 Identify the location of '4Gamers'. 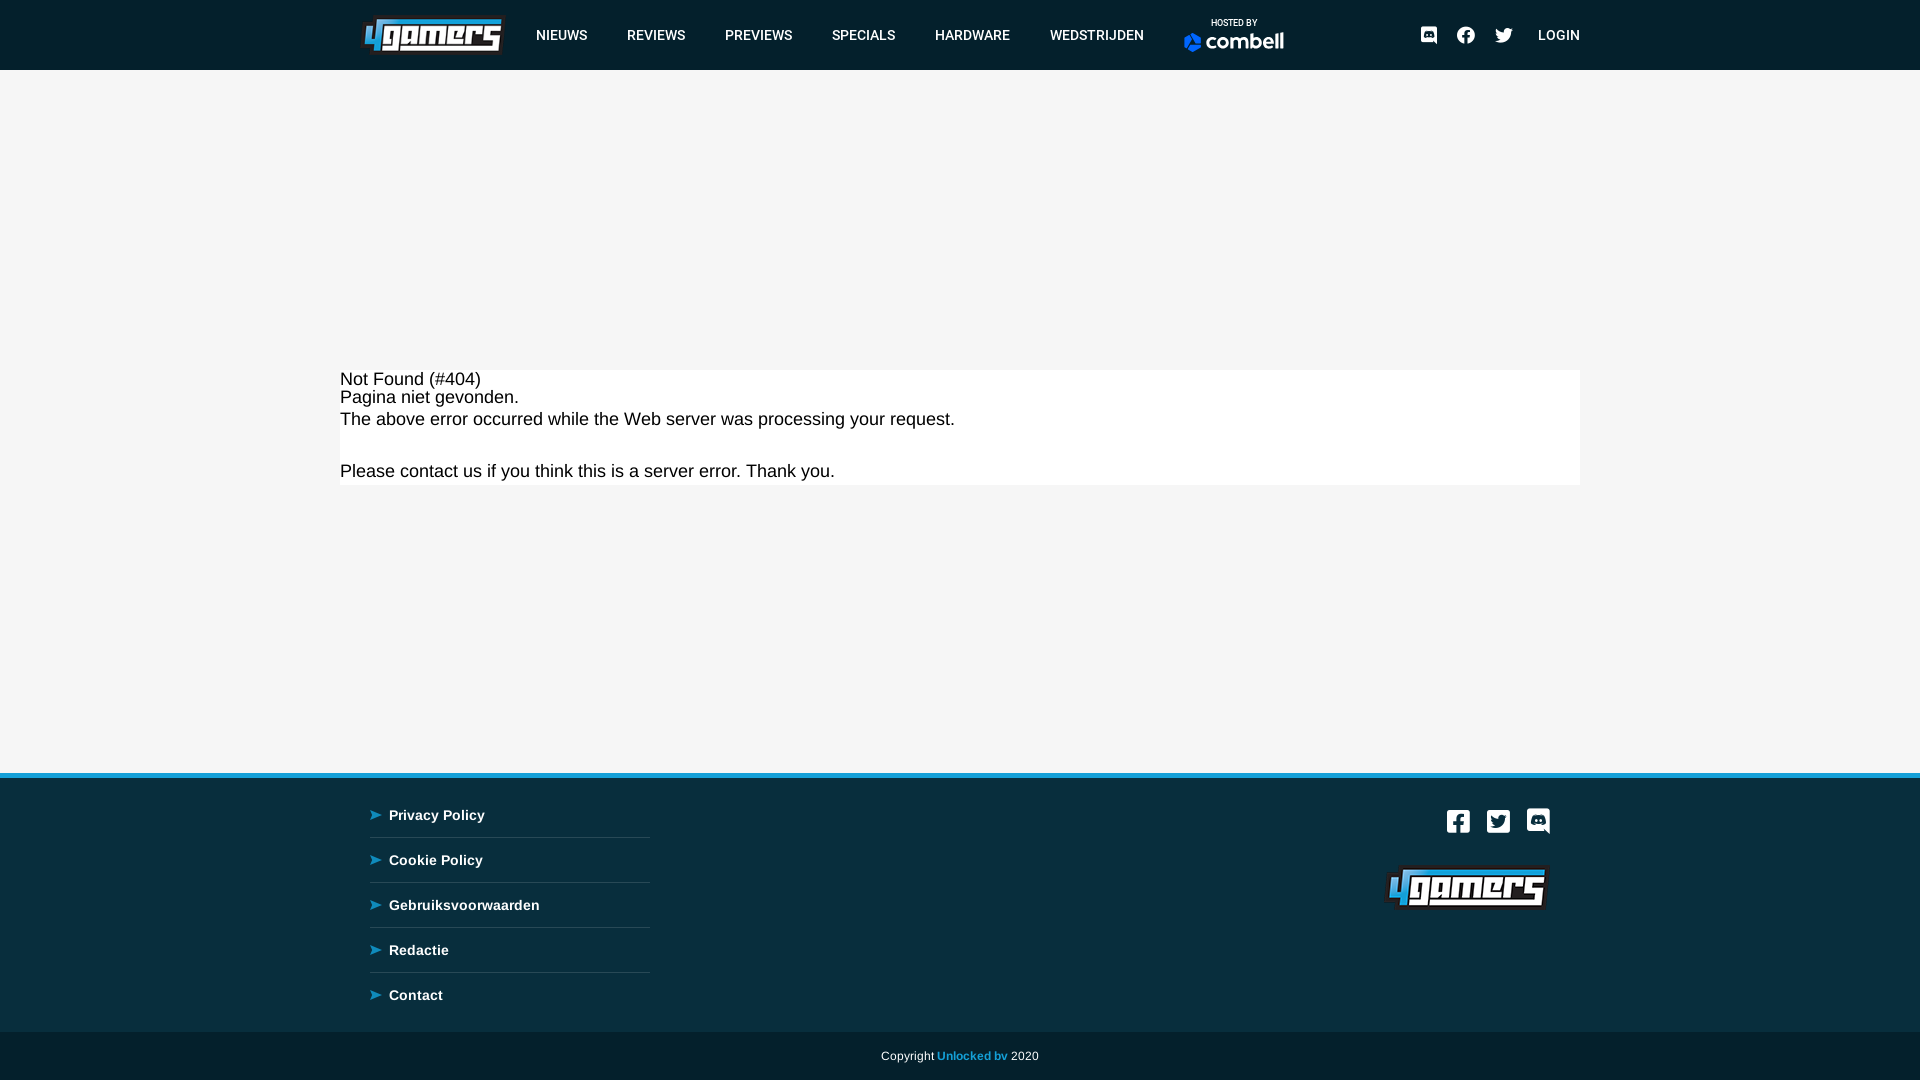
(431, 33).